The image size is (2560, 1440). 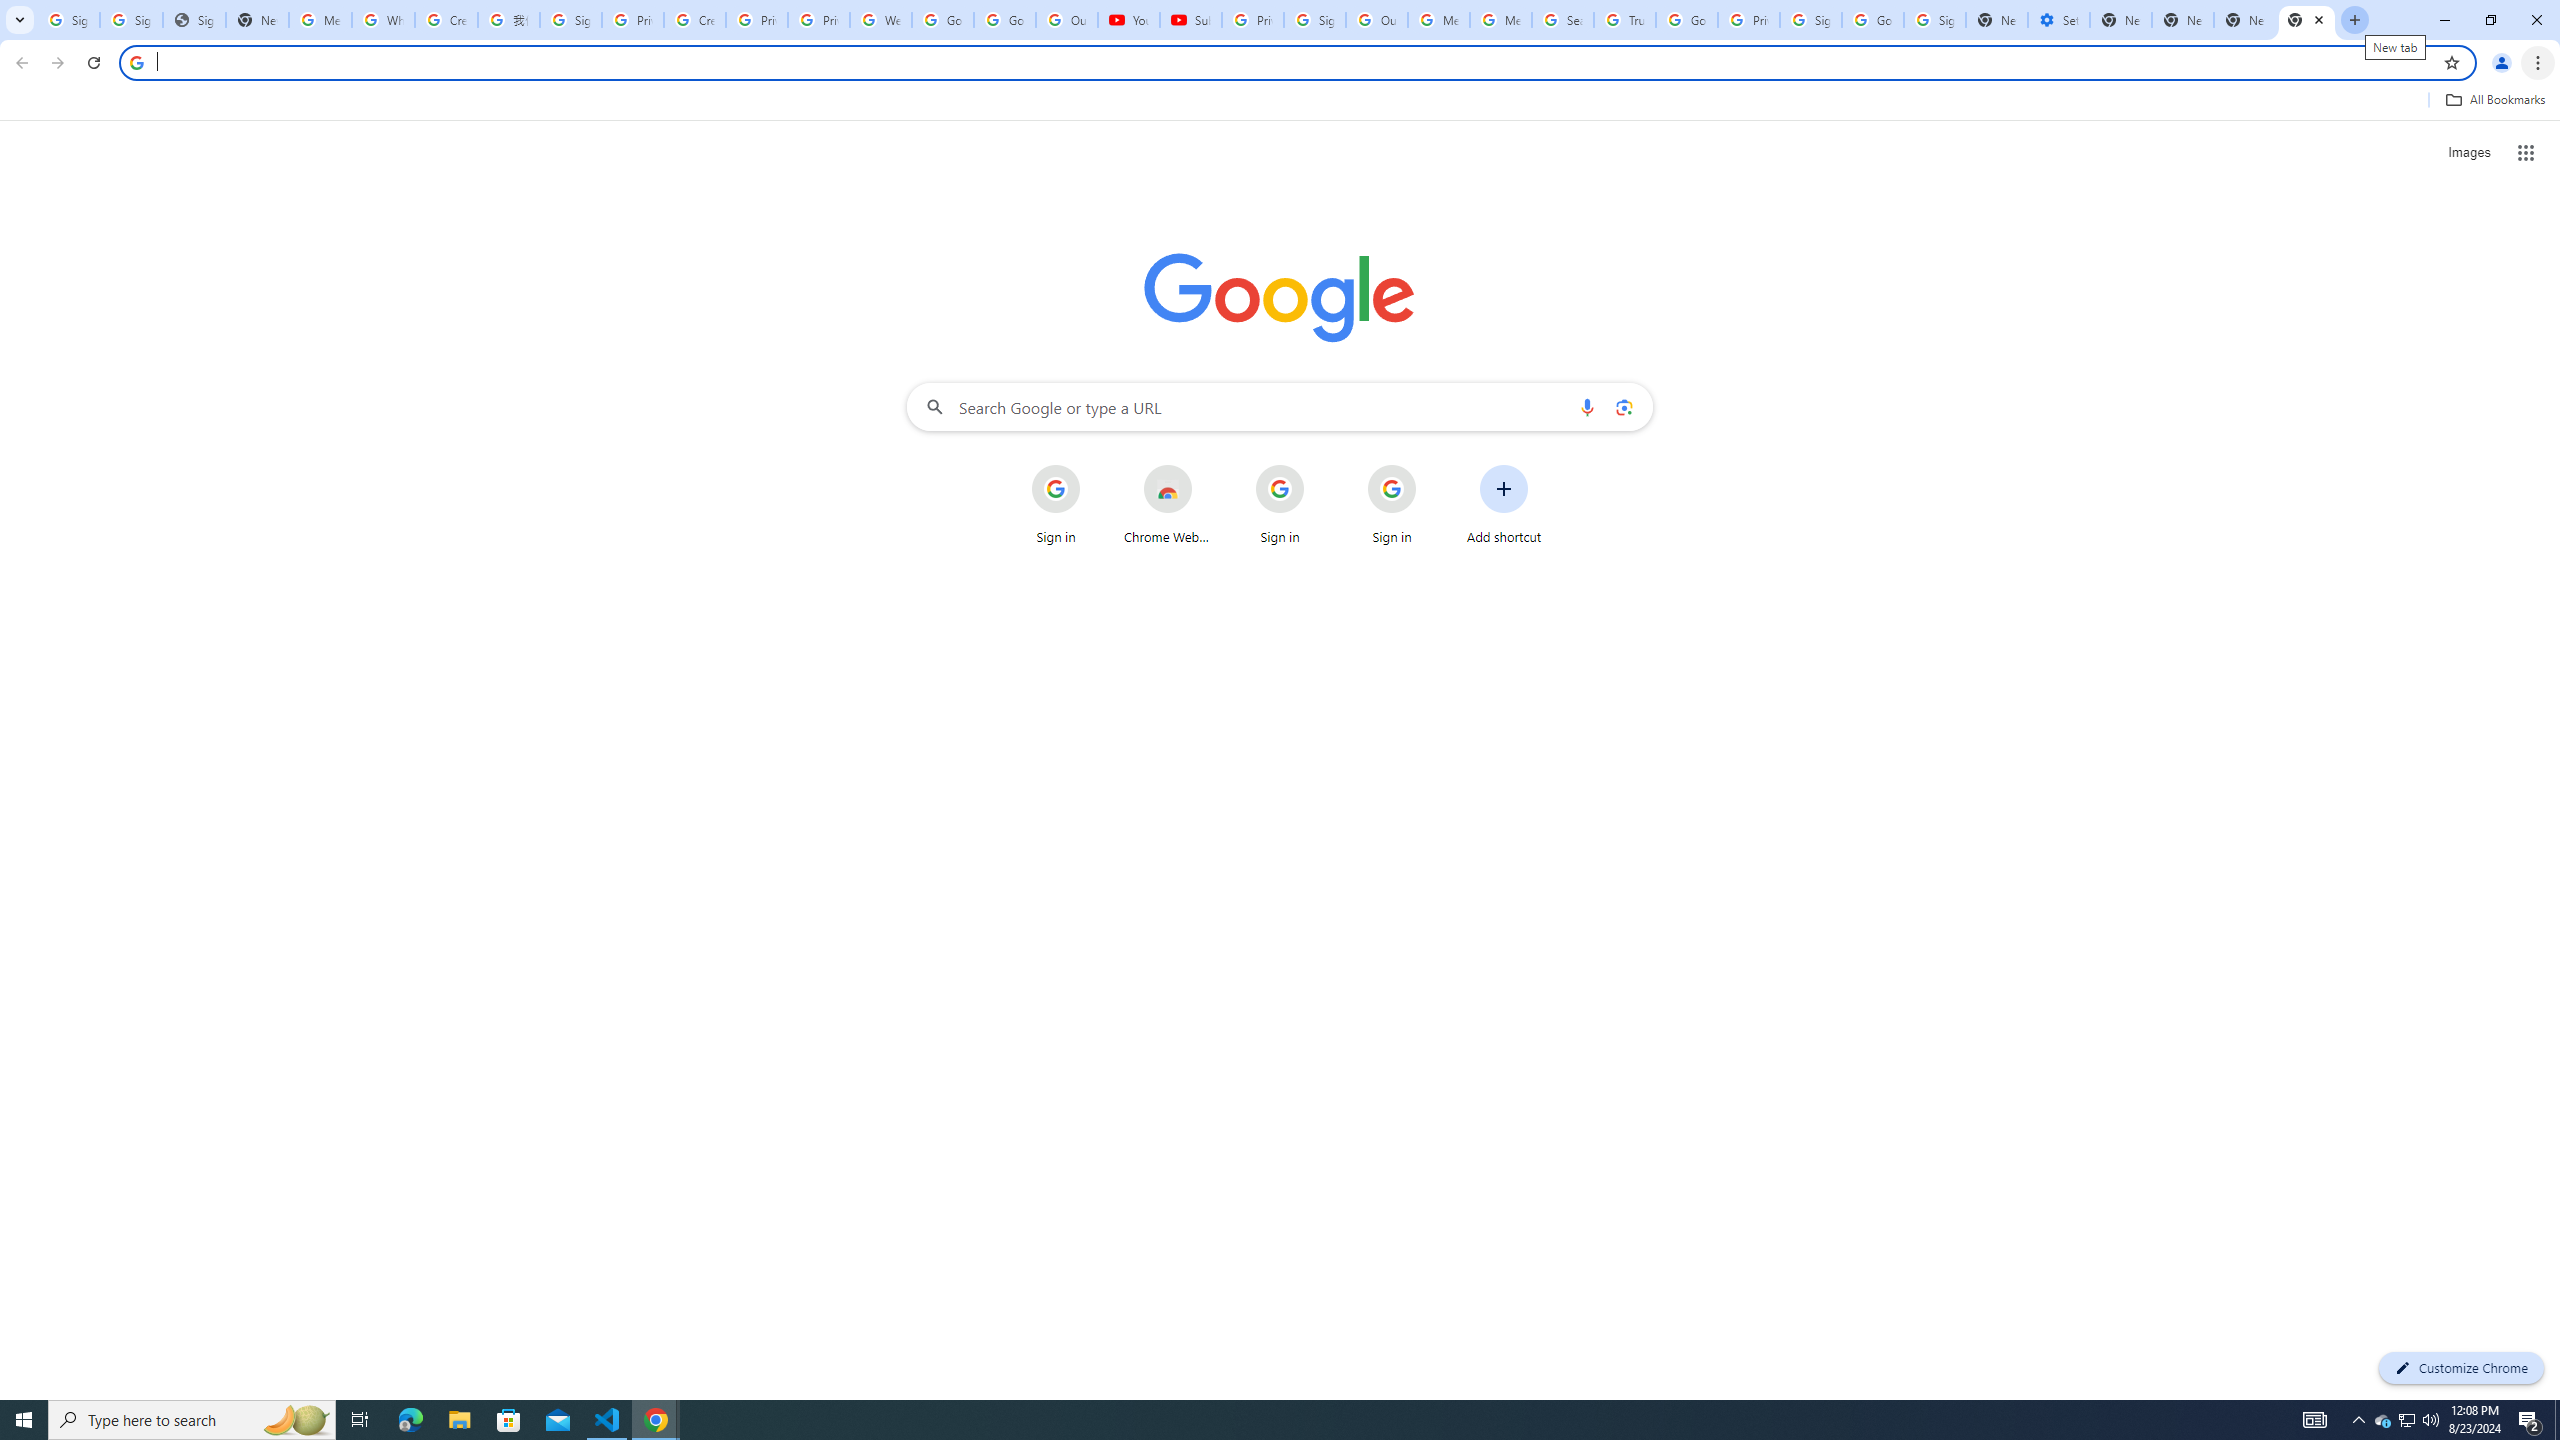 What do you see at coordinates (2469, 153) in the screenshot?
I see `'Search for Images '` at bounding box center [2469, 153].